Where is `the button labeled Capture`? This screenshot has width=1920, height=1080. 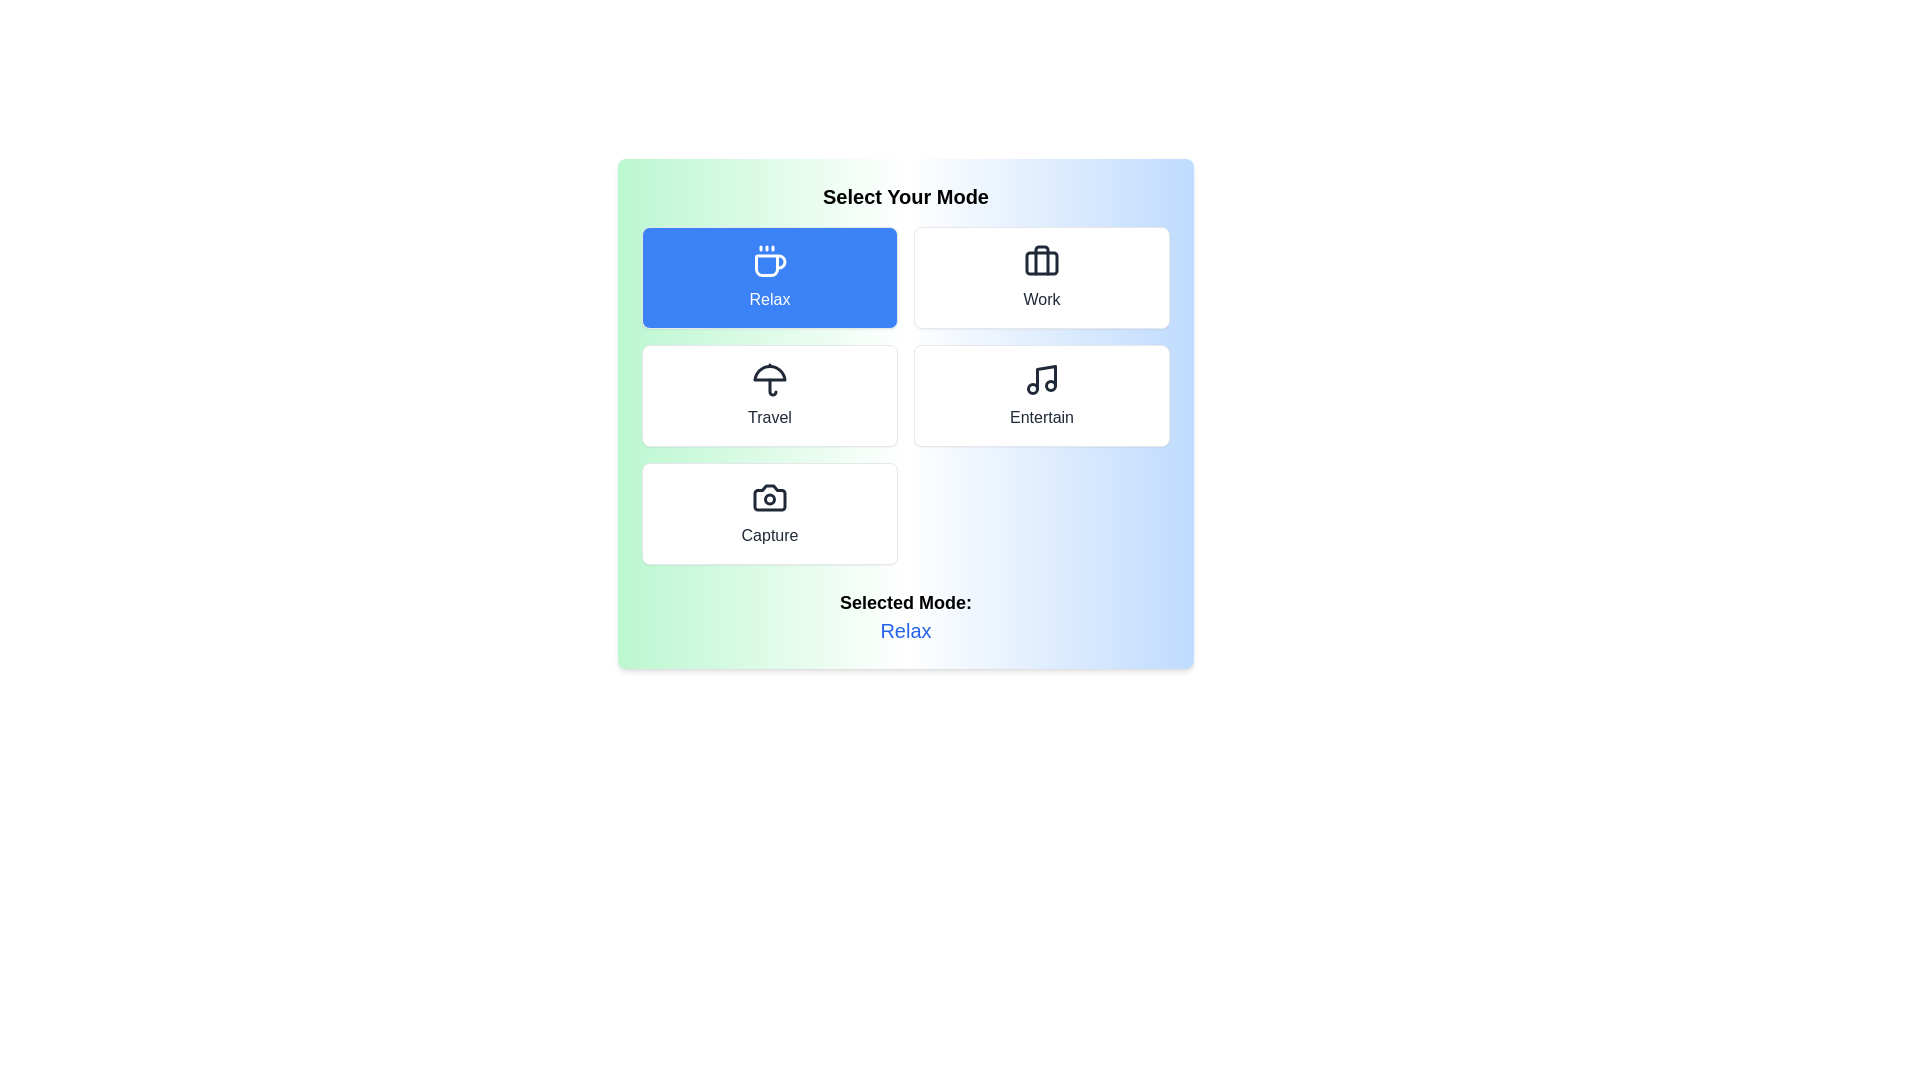 the button labeled Capture is located at coordinates (768, 512).